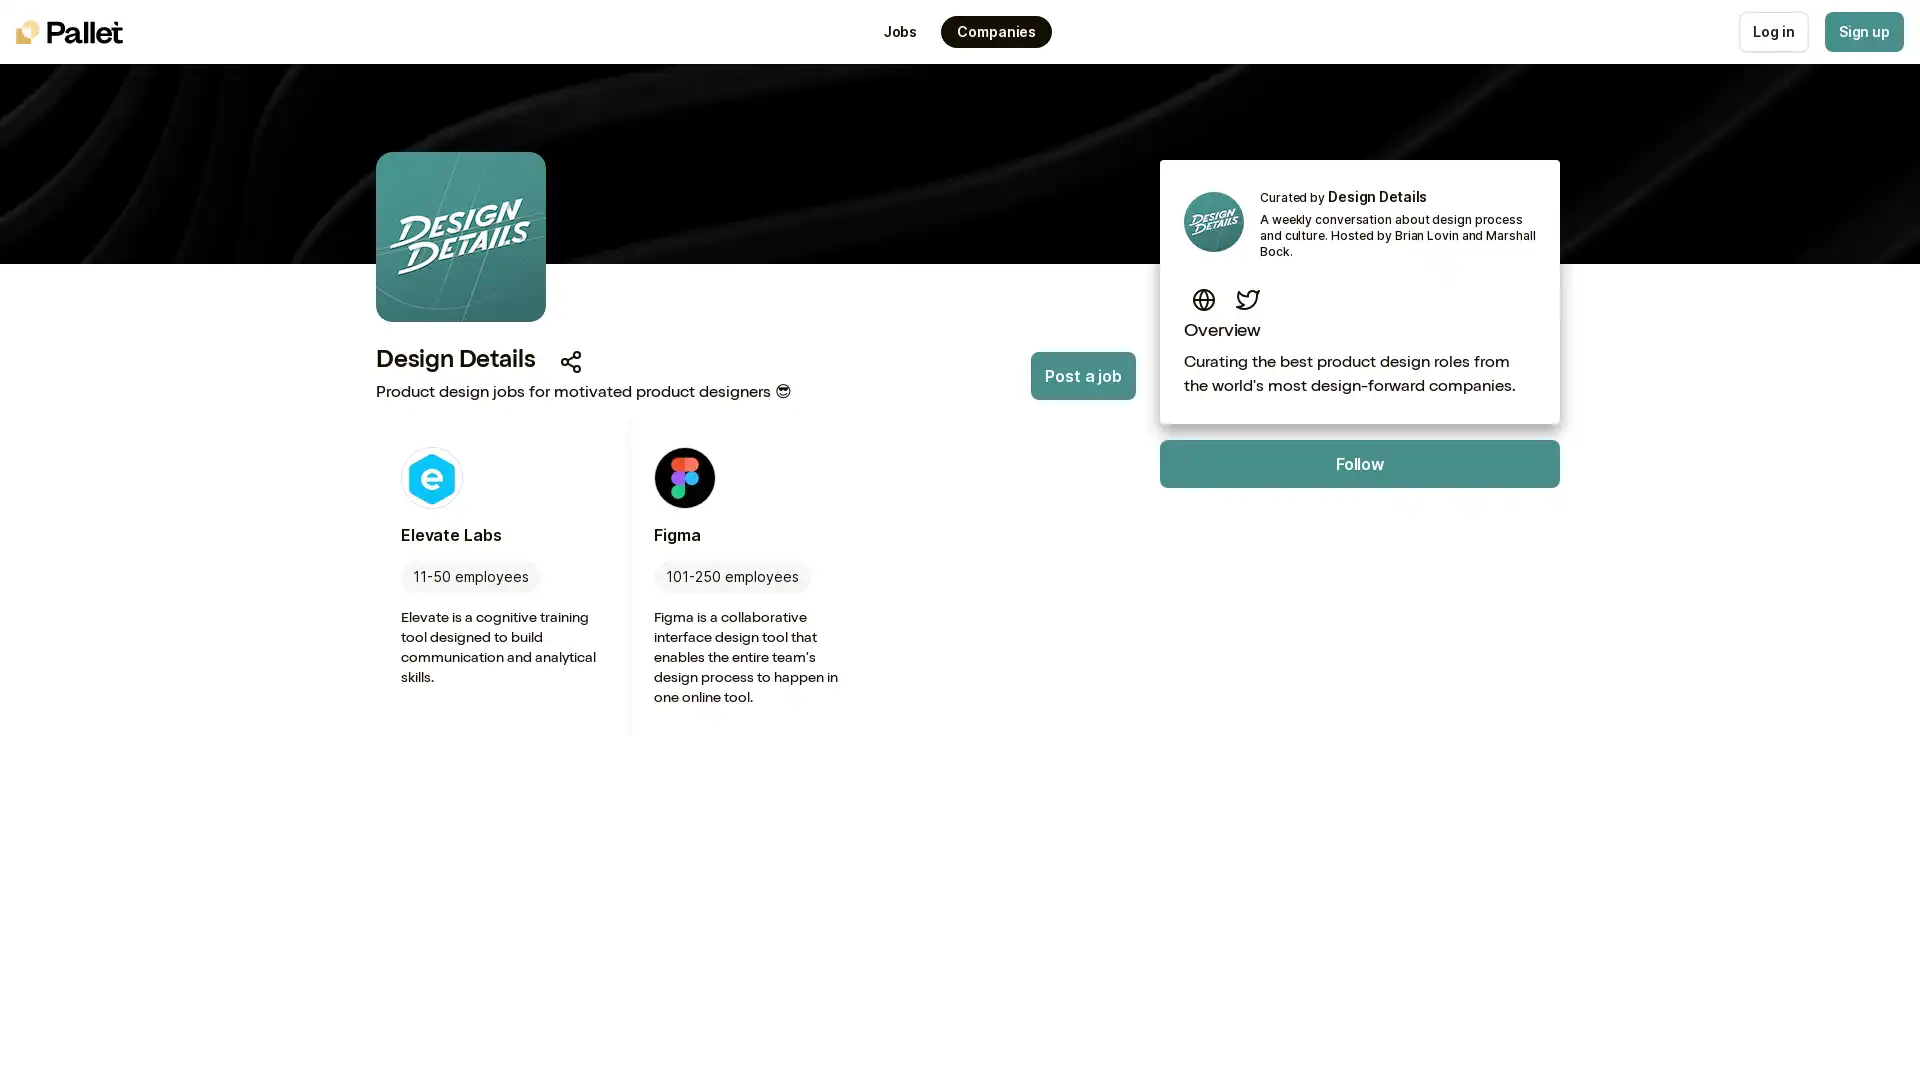 The height and width of the screenshot is (1080, 1920). I want to click on Sign up, so click(1862, 31).